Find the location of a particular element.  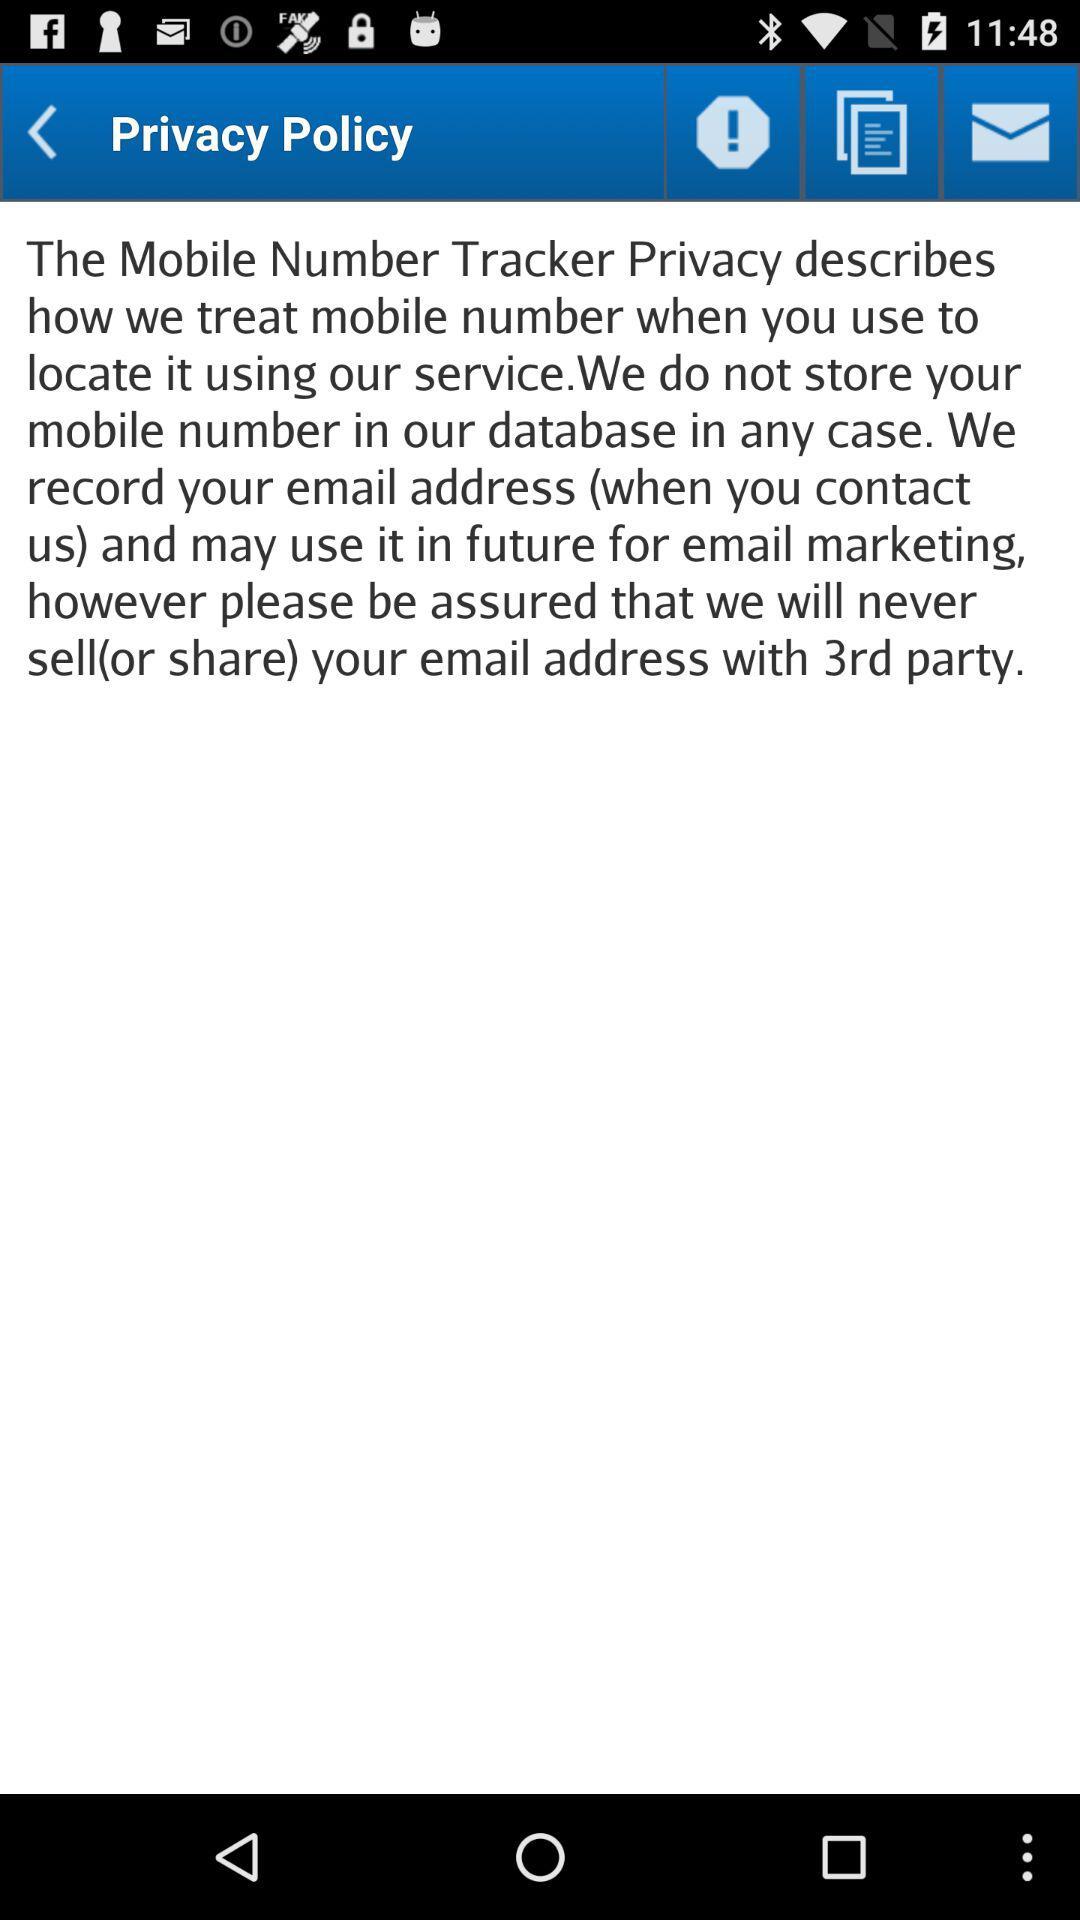

describes is located at coordinates (870, 131).